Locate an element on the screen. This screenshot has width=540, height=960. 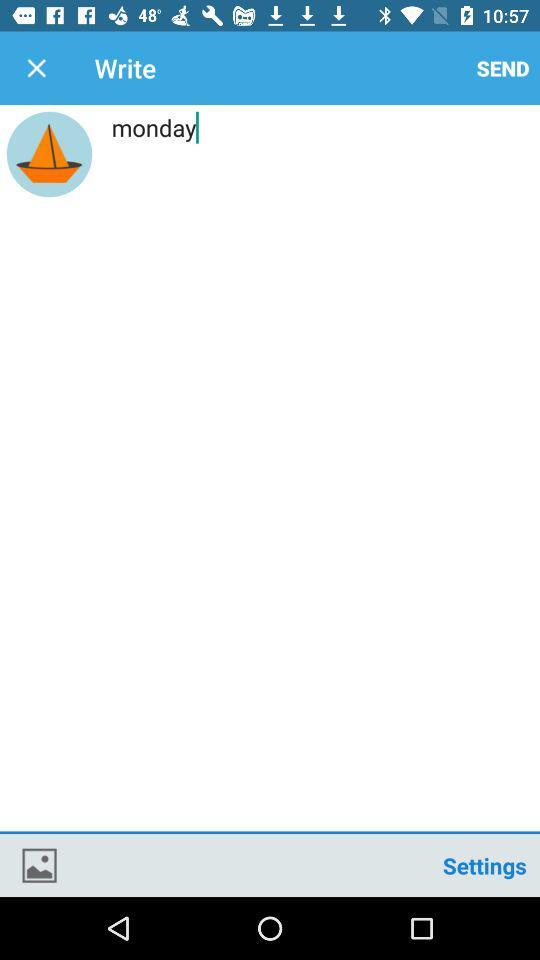
the icon above the monday is located at coordinates (36, 68).